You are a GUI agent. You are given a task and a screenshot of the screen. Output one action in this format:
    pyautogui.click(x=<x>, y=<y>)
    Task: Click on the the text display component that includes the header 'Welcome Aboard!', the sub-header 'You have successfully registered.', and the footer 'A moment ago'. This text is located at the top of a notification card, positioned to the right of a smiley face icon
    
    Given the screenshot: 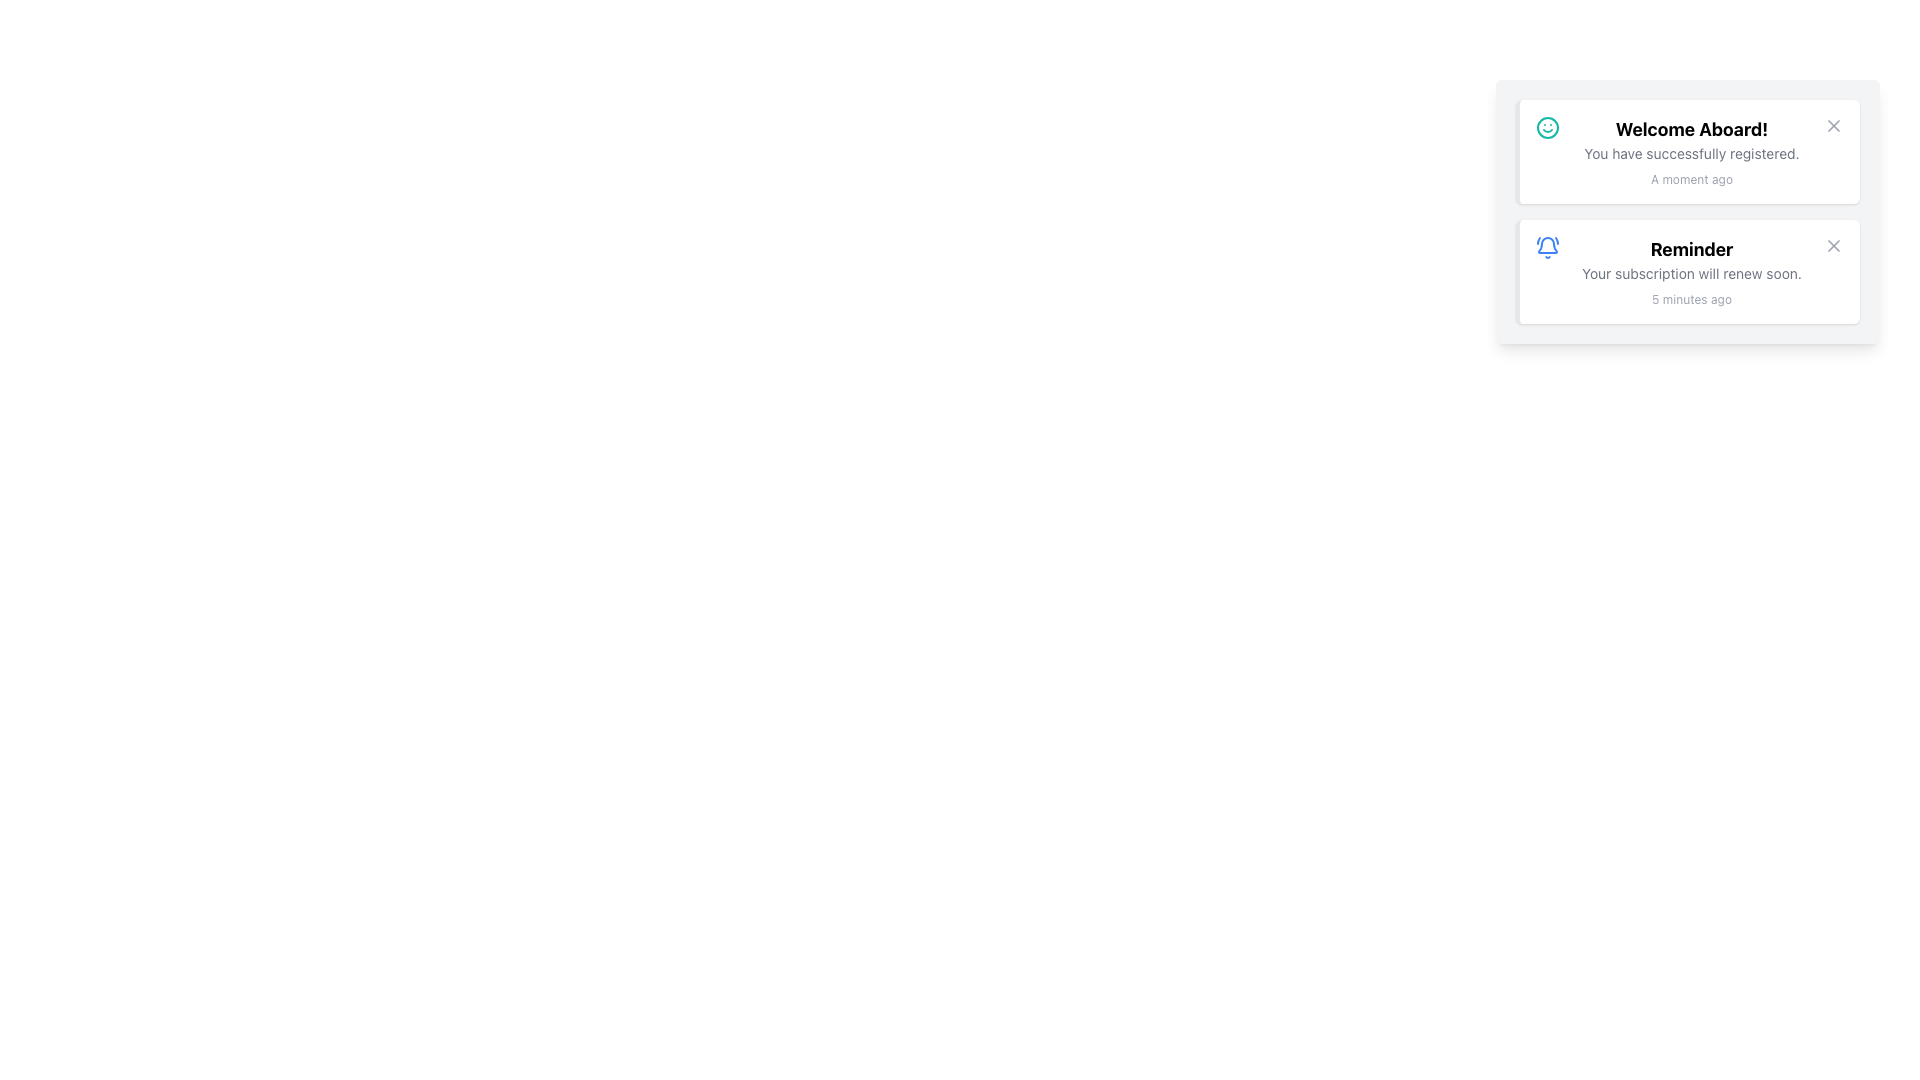 What is the action you would take?
    pyautogui.click(x=1690, y=150)
    